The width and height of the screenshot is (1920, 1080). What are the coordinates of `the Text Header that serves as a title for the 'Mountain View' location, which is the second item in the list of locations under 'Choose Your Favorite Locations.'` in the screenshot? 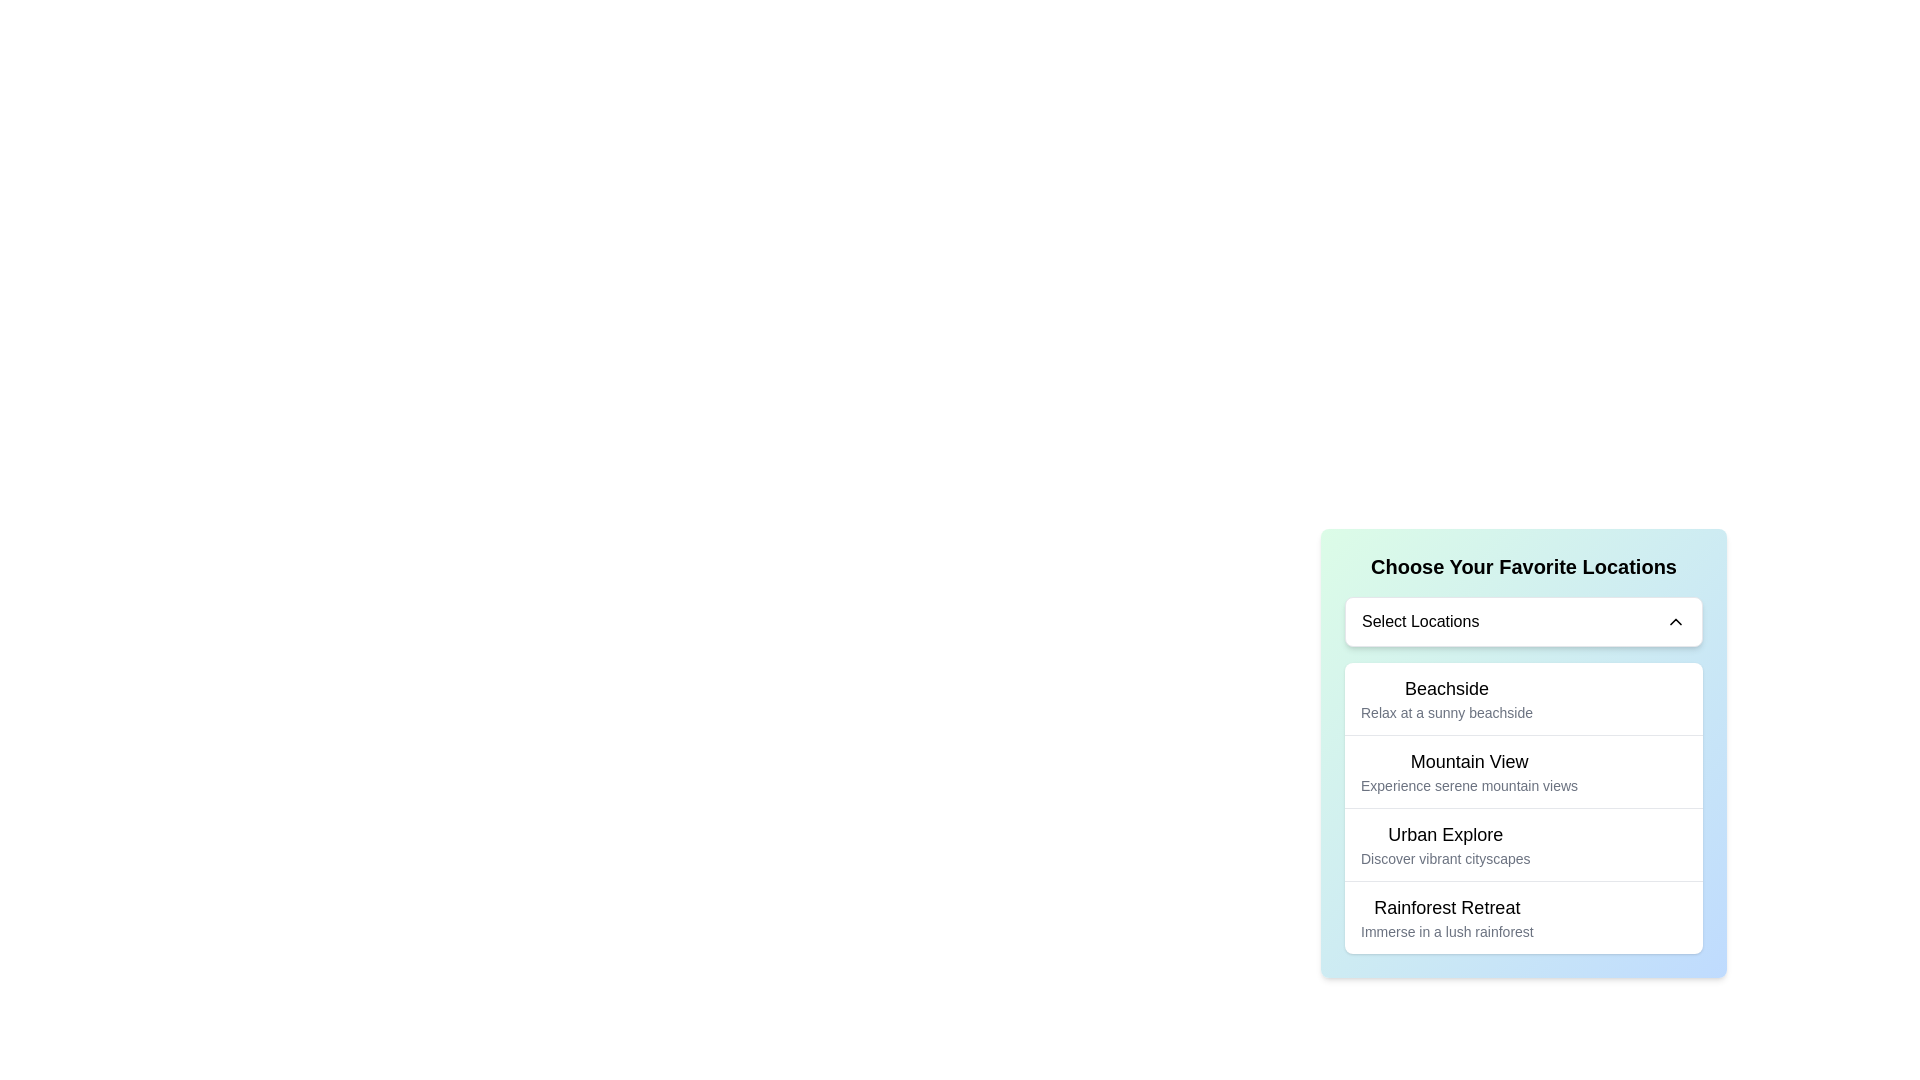 It's located at (1469, 762).